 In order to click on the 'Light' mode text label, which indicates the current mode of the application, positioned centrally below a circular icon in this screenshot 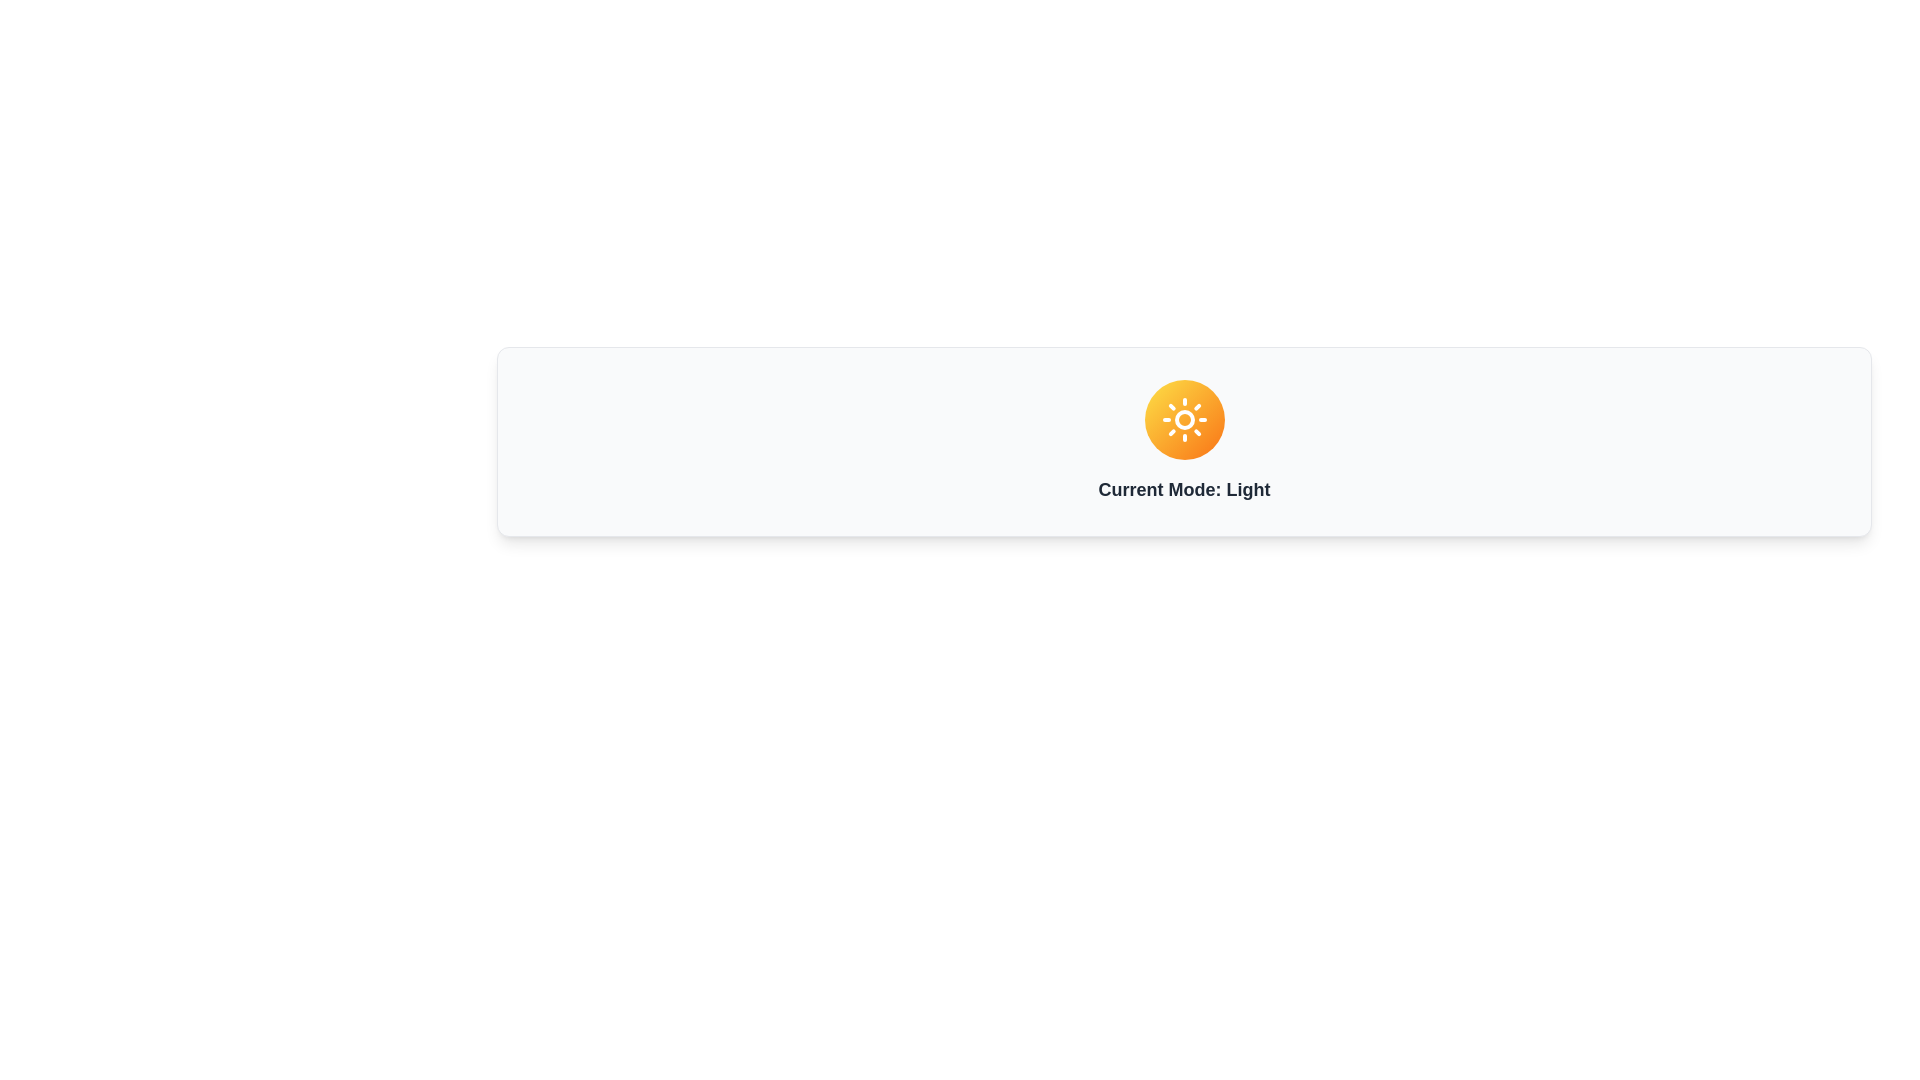, I will do `click(1184, 489)`.